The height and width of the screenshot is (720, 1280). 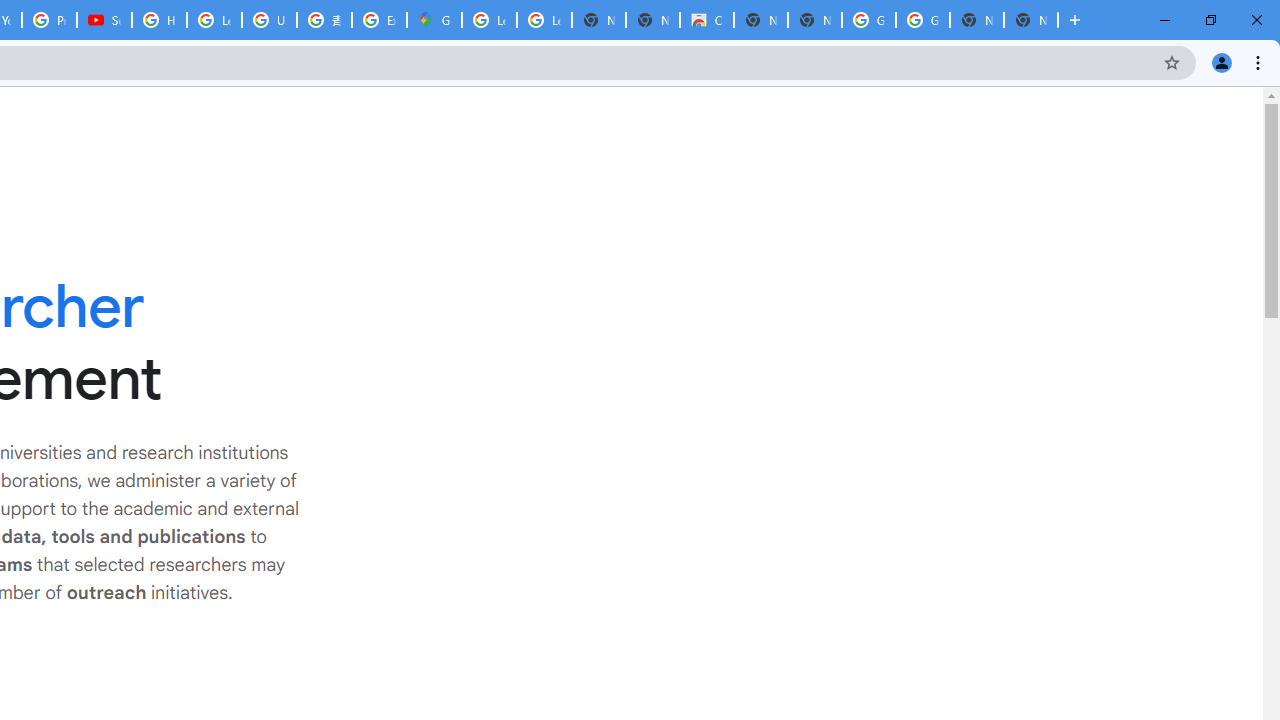 I want to click on 'Google Maps', so click(x=433, y=20).